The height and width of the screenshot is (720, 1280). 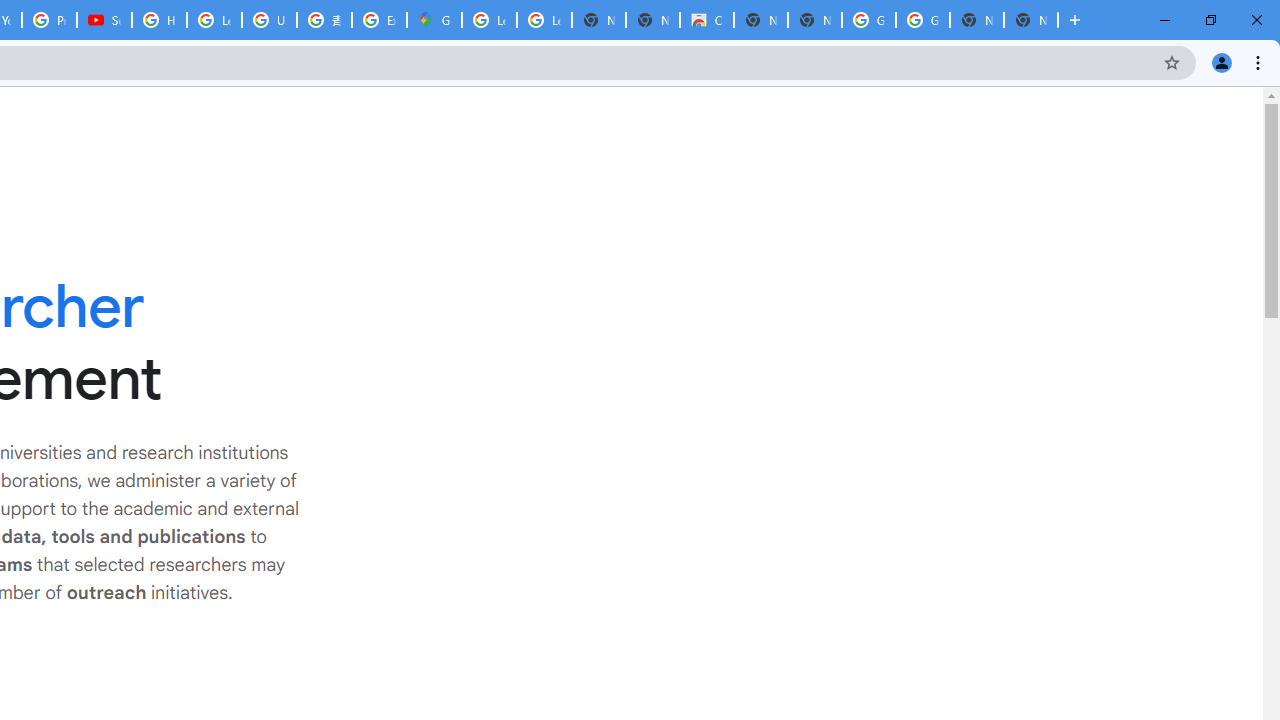 I want to click on 'Google Maps', so click(x=433, y=20).